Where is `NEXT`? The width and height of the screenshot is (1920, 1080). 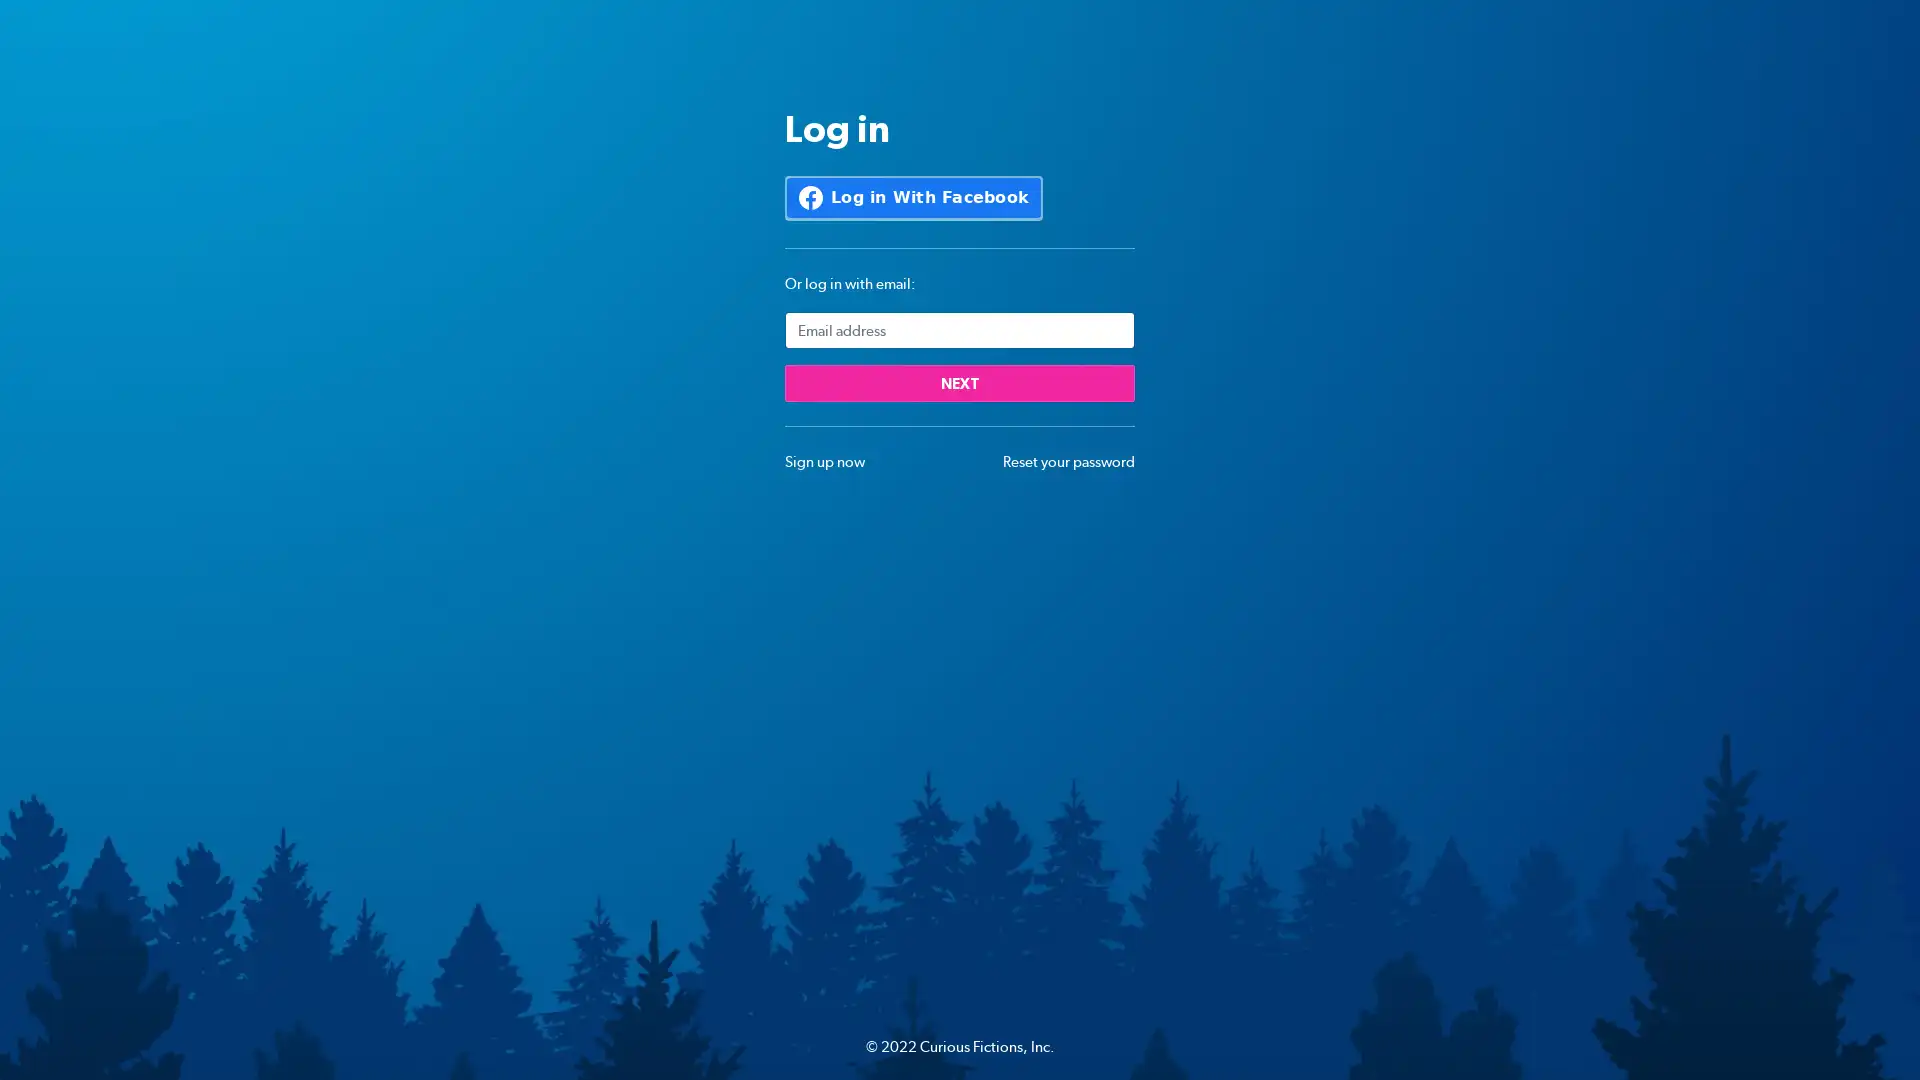 NEXT is located at coordinates (960, 382).